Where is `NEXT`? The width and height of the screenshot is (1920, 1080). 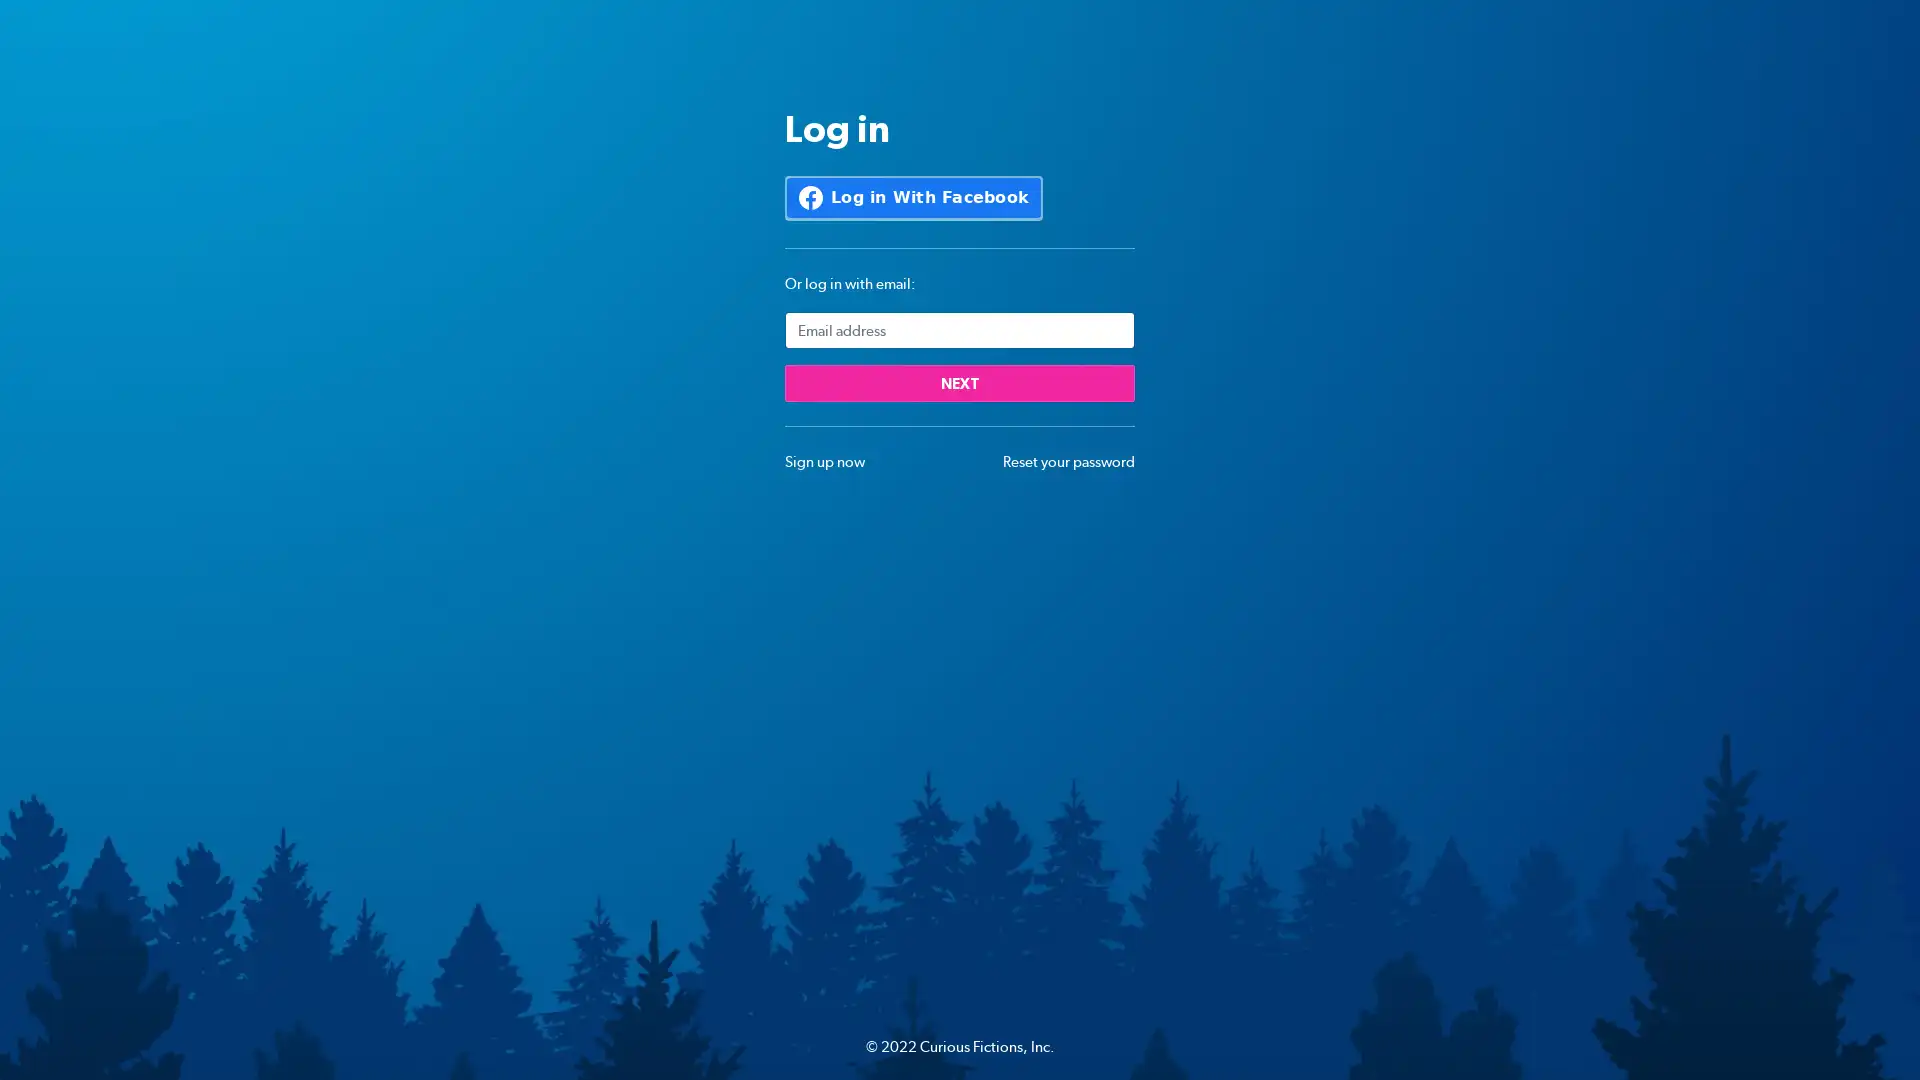 NEXT is located at coordinates (960, 382).